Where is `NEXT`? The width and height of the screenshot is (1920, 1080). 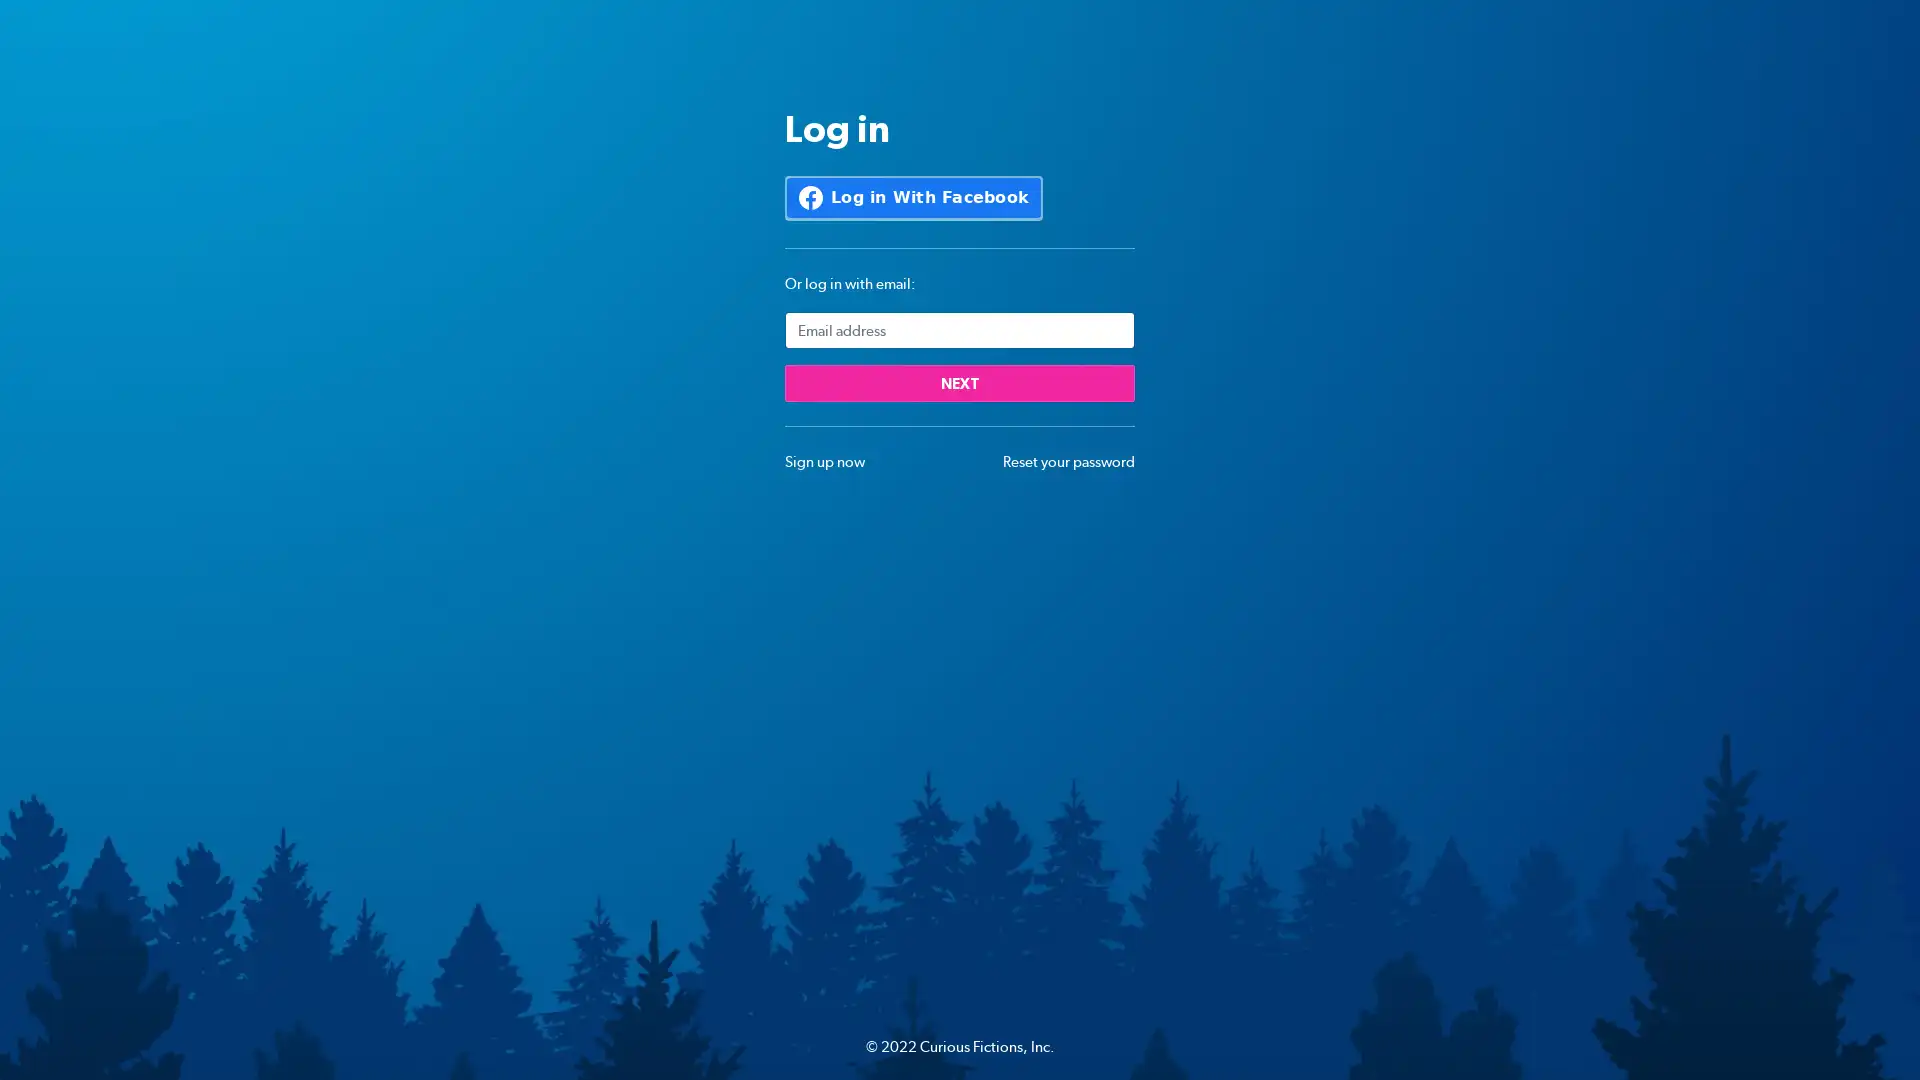 NEXT is located at coordinates (960, 382).